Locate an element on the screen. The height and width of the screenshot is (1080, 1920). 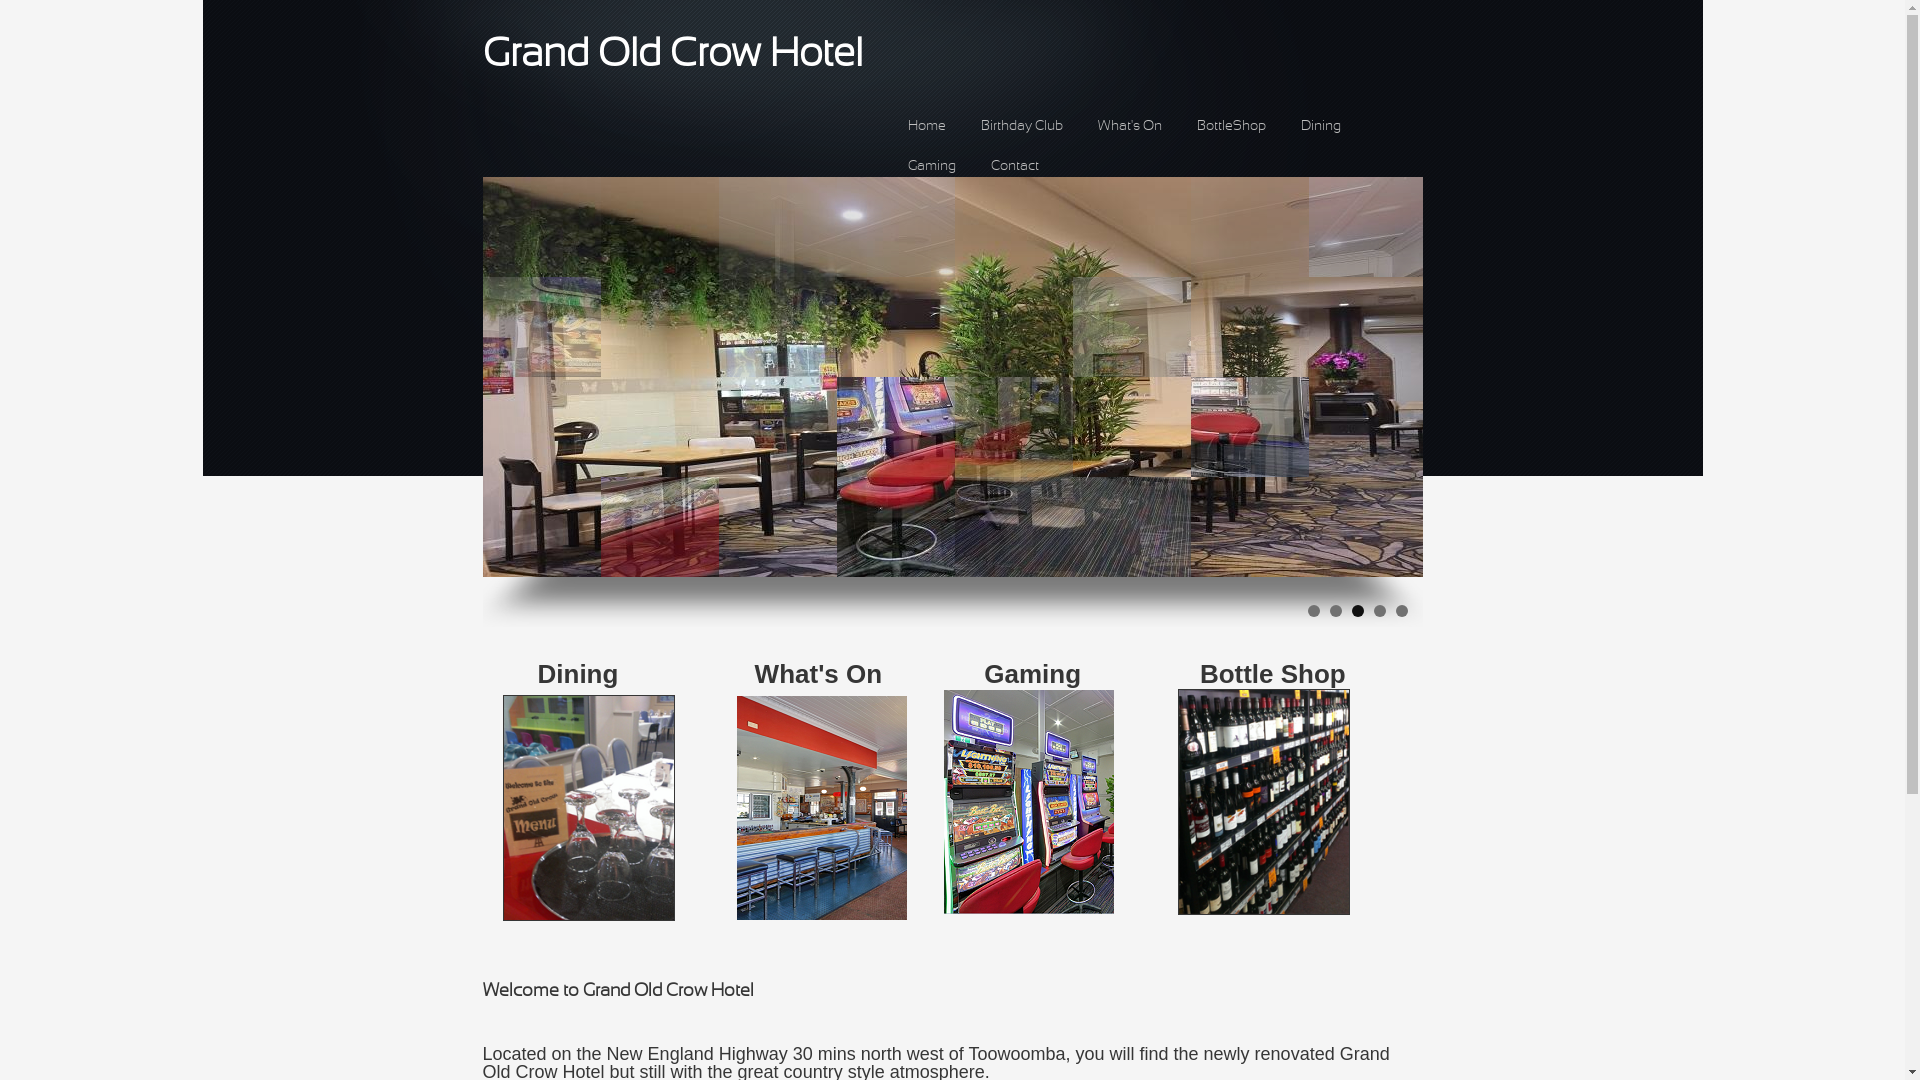
'Birthday Club' is located at coordinates (1021, 127).